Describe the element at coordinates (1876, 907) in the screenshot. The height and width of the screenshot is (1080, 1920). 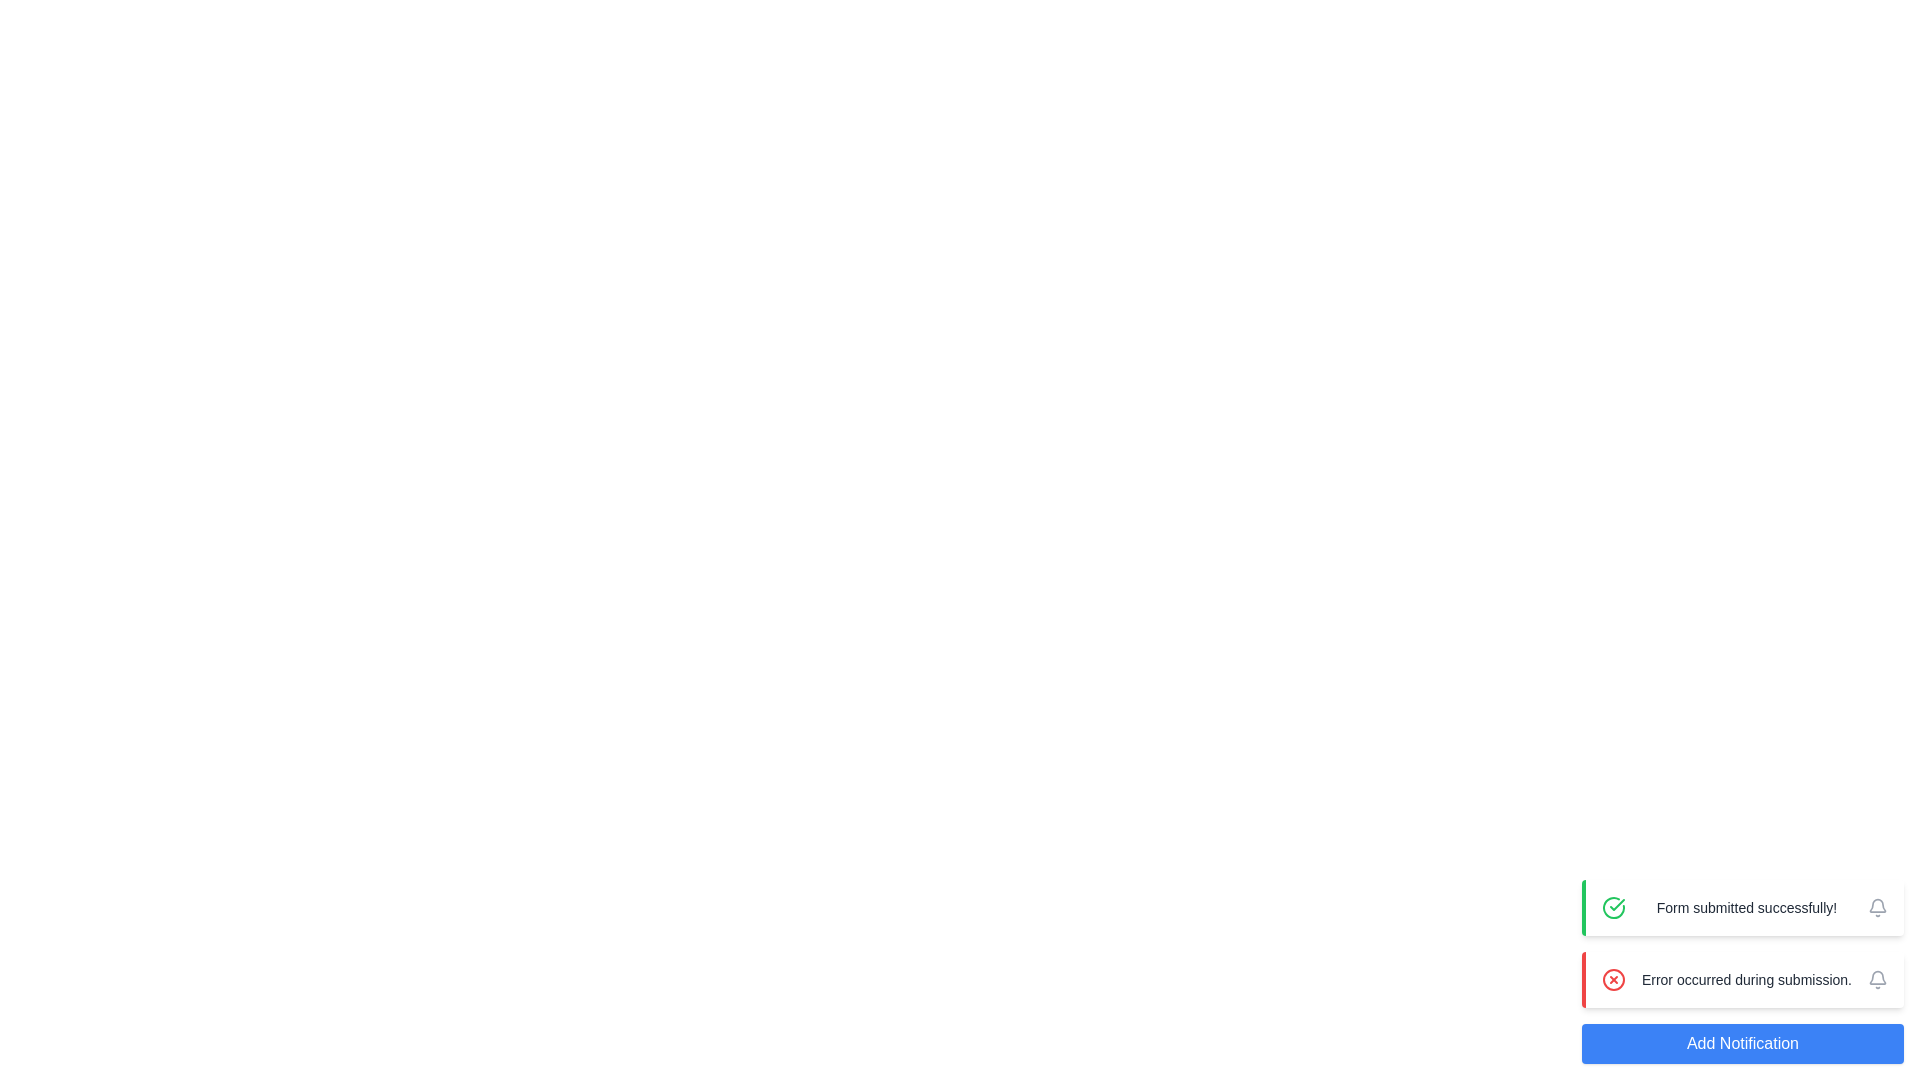
I see `close button (bell icon) of the notification to dismiss it` at that location.